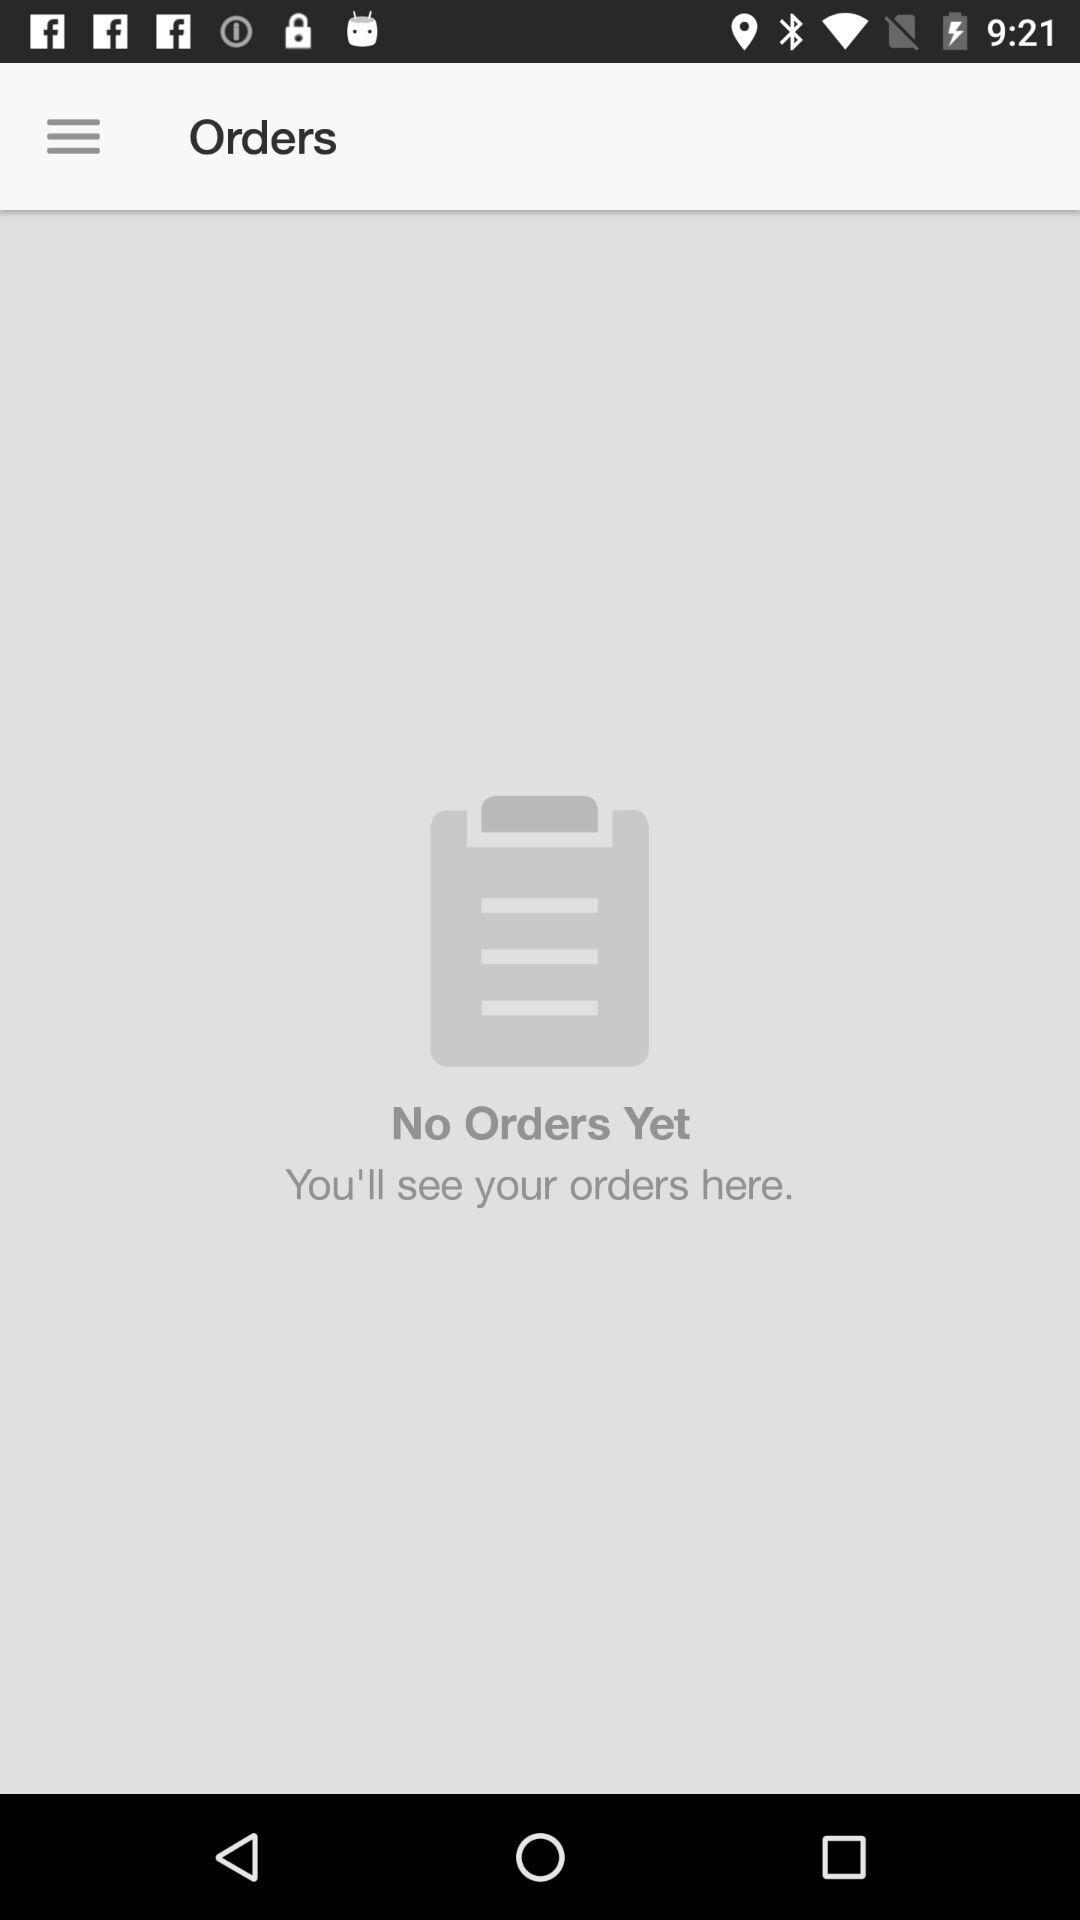  I want to click on the item above no orders yet item, so click(72, 135).